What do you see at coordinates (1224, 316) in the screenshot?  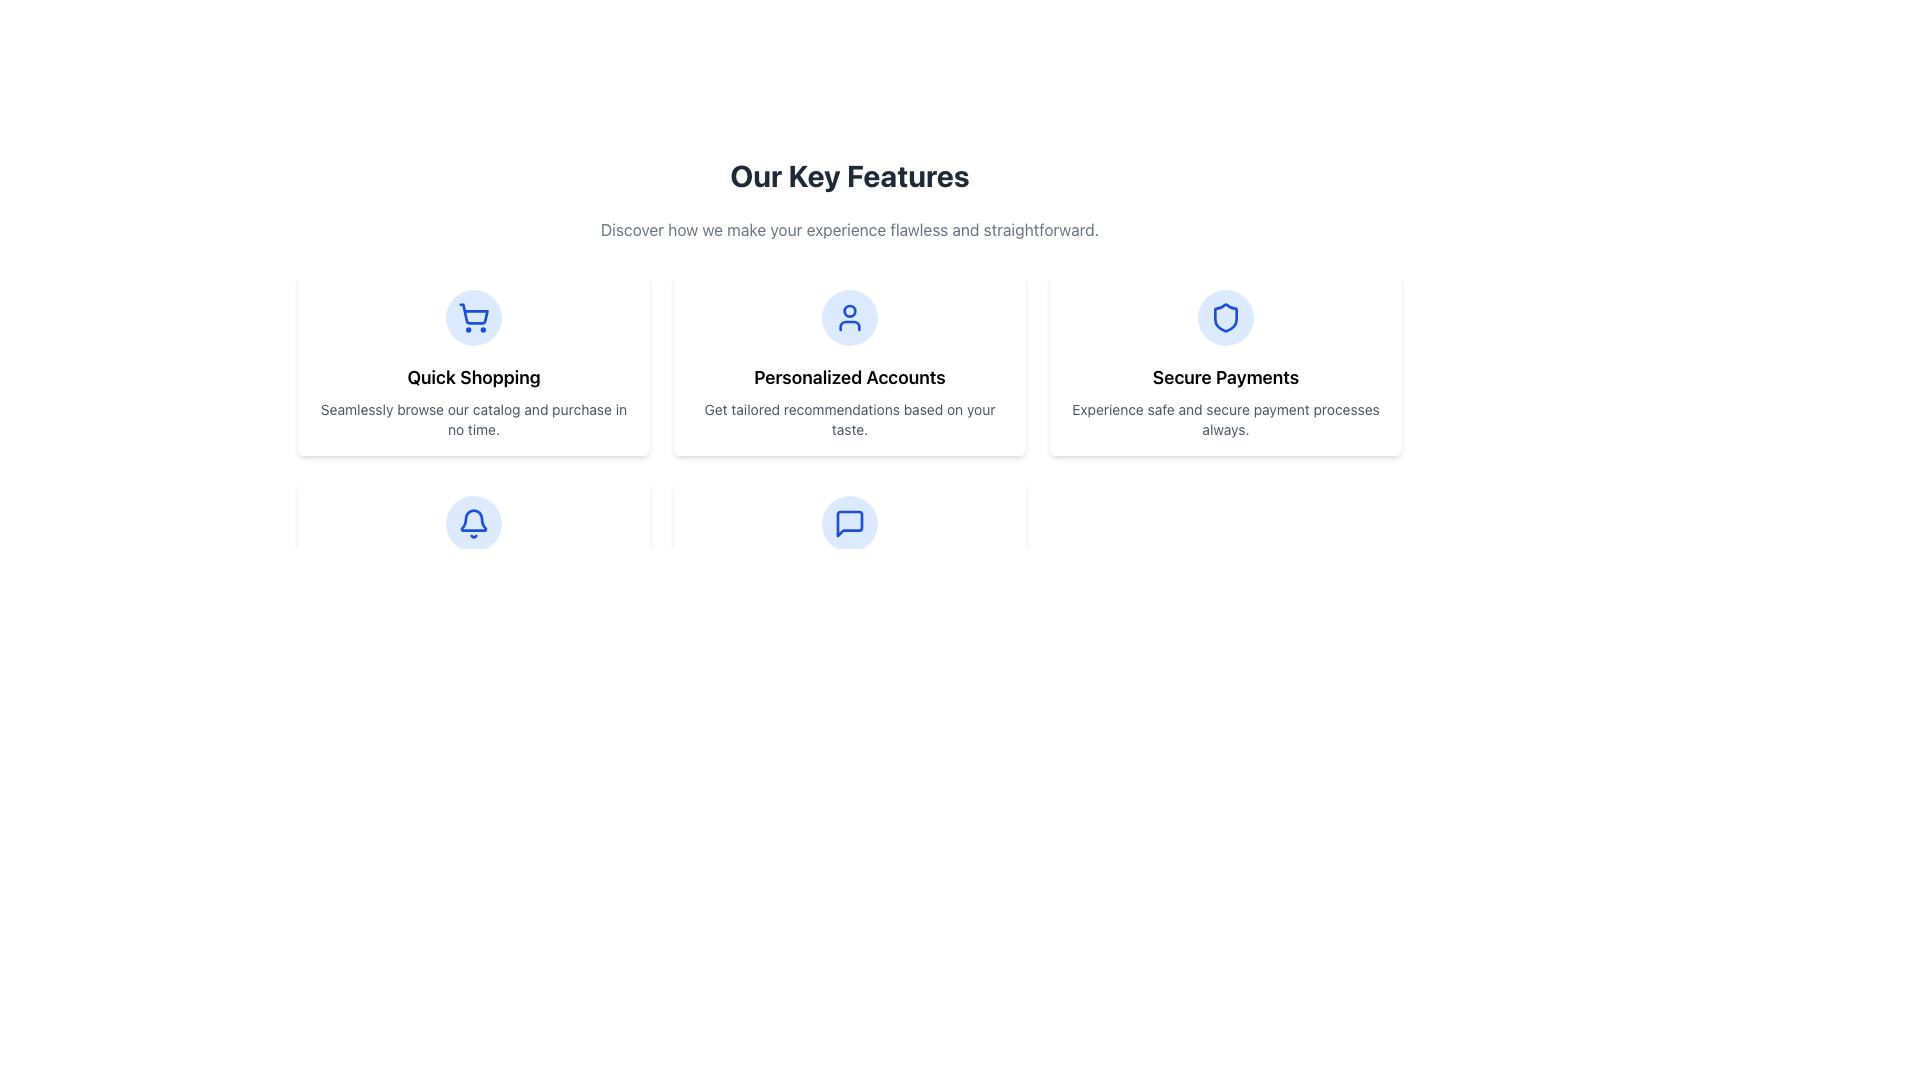 I see `the rounded button with a light blue background and a dark blue shield icon, located at the top-center of the 'Secure Payments' card` at bounding box center [1224, 316].